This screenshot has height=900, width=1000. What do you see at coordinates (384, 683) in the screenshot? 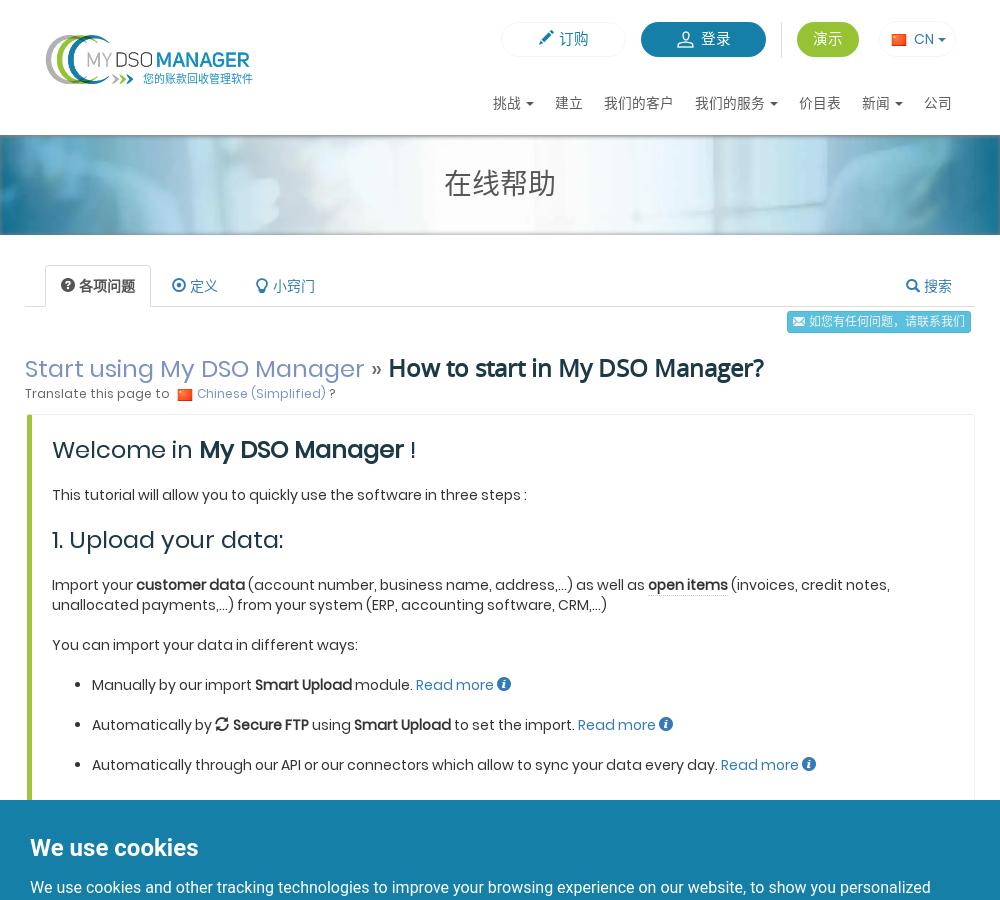
I see `'module.'` at bounding box center [384, 683].